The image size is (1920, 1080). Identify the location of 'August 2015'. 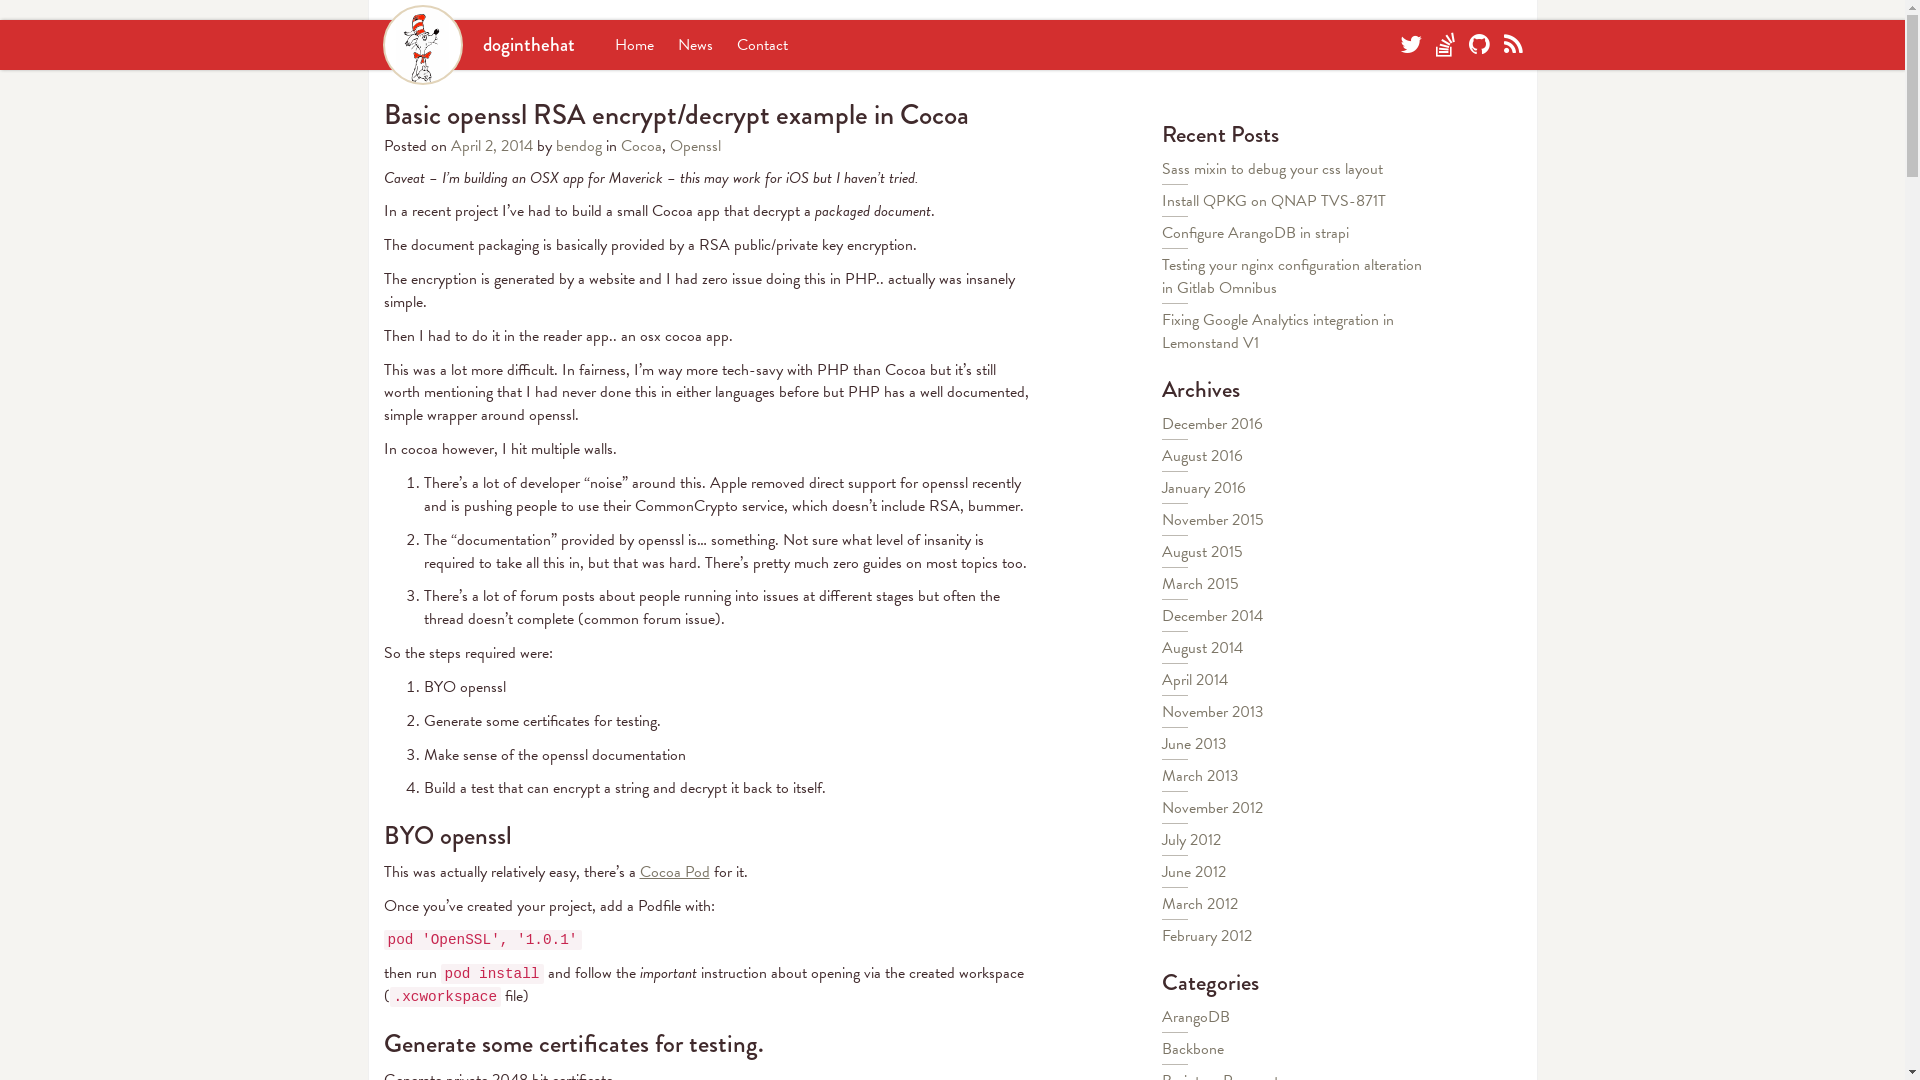
(1201, 551).